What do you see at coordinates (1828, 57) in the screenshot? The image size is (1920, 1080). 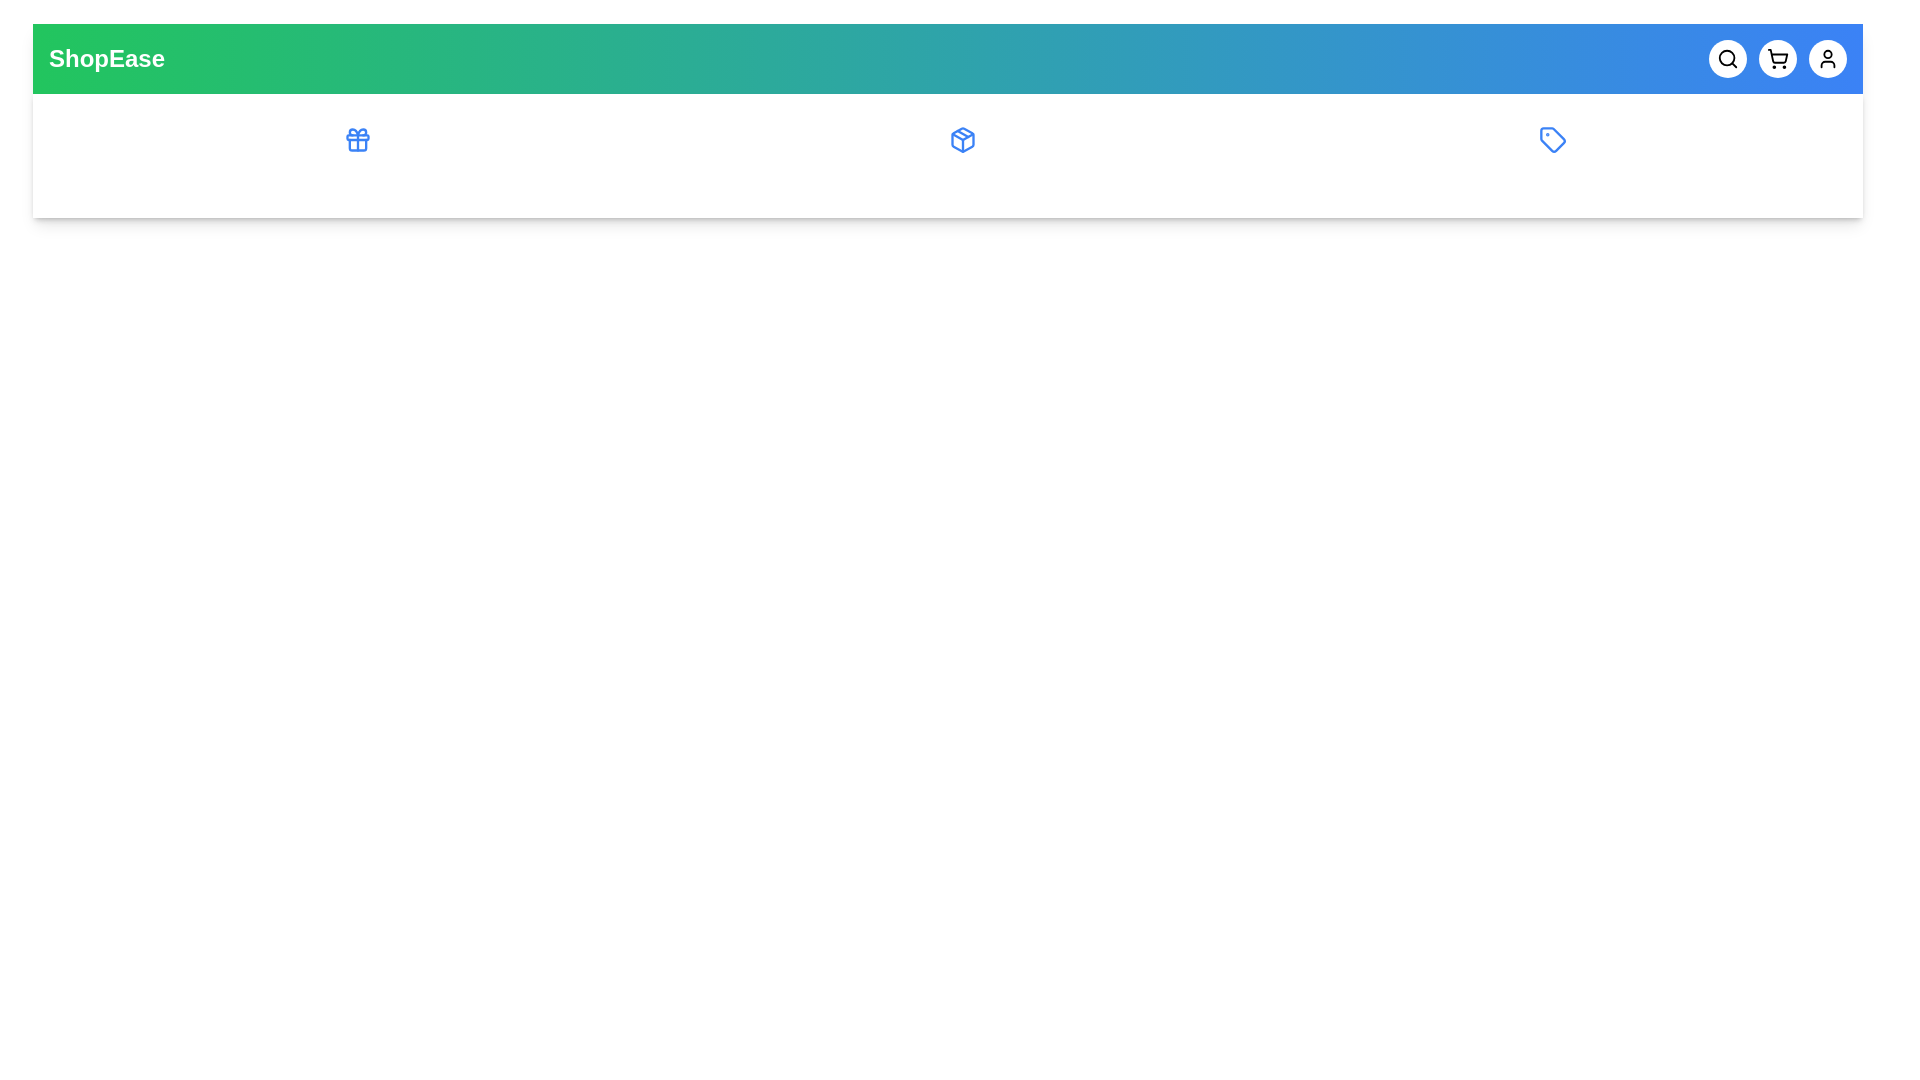 I see `the 'User' icon button to view user-related options` at bounding box center [1828, 57].